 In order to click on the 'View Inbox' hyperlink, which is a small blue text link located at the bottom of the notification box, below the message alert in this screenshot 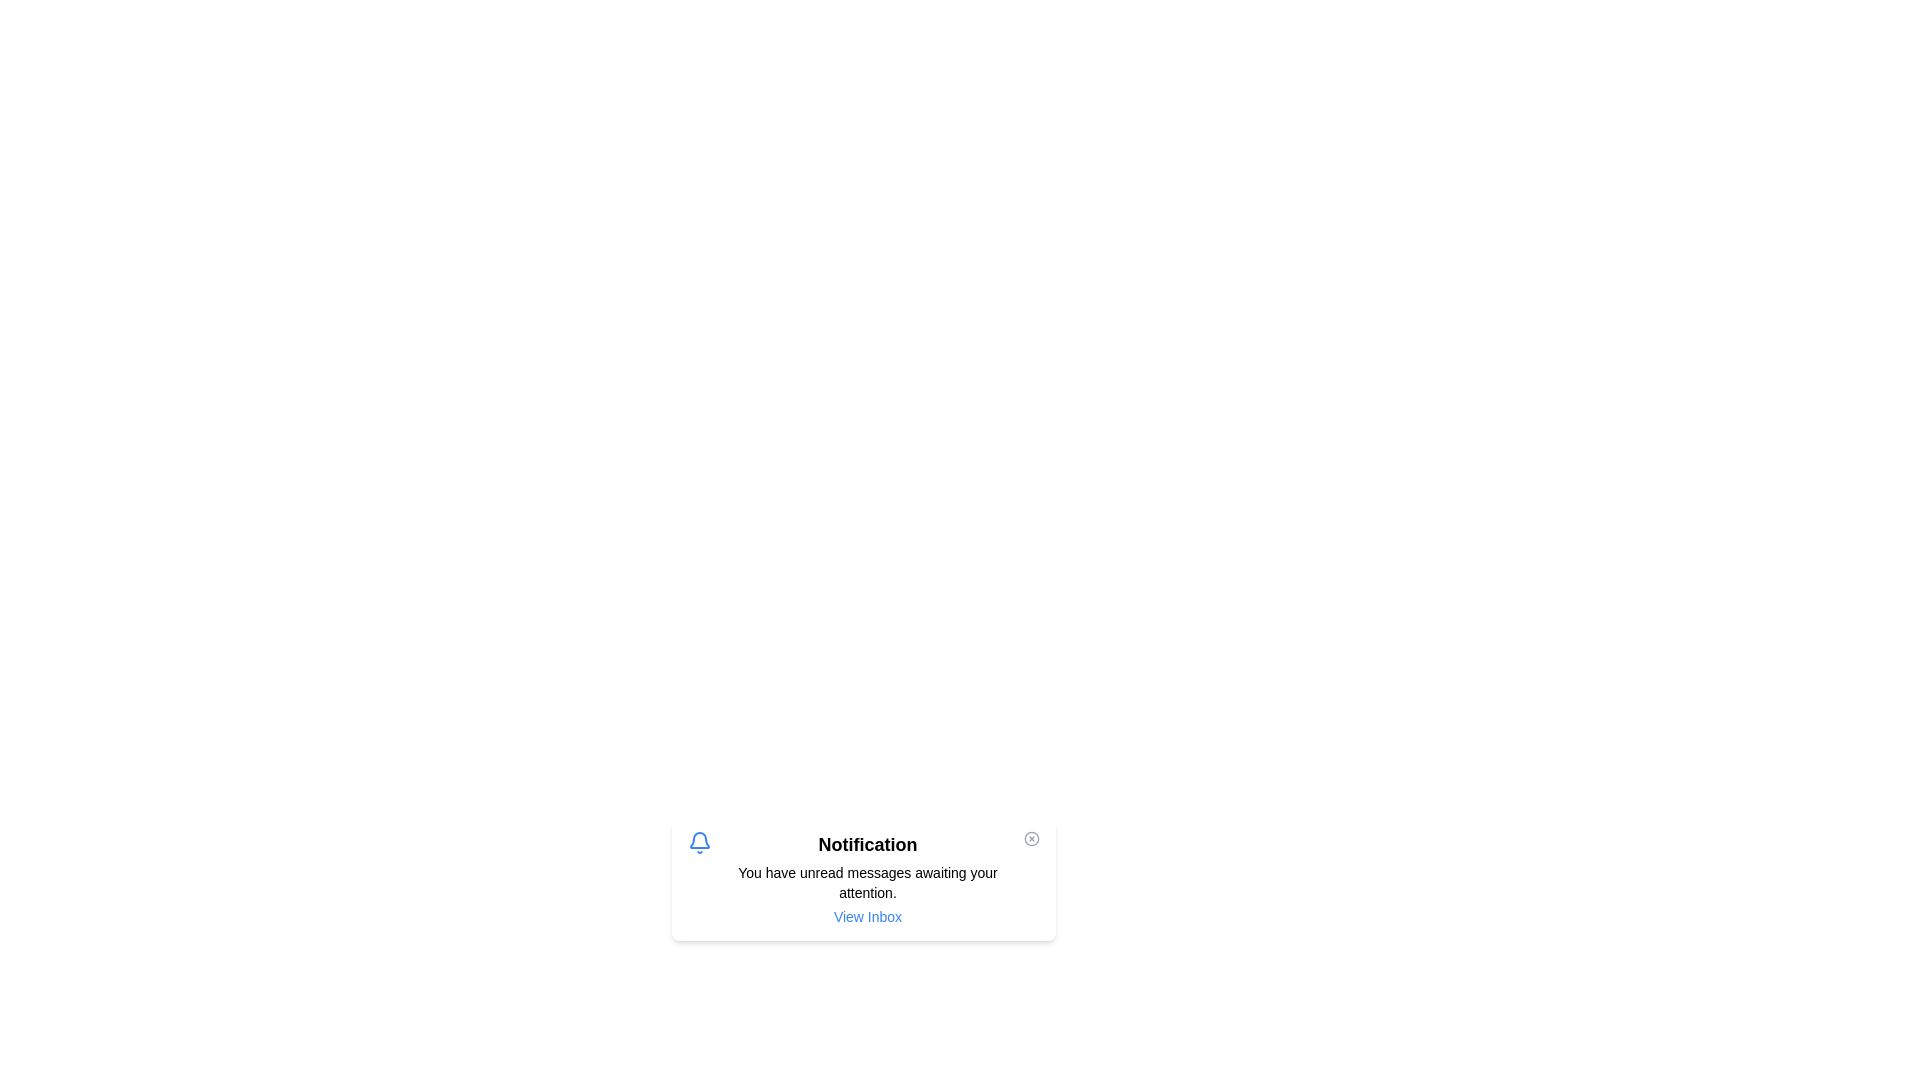, I will do `click(868, 917)`.